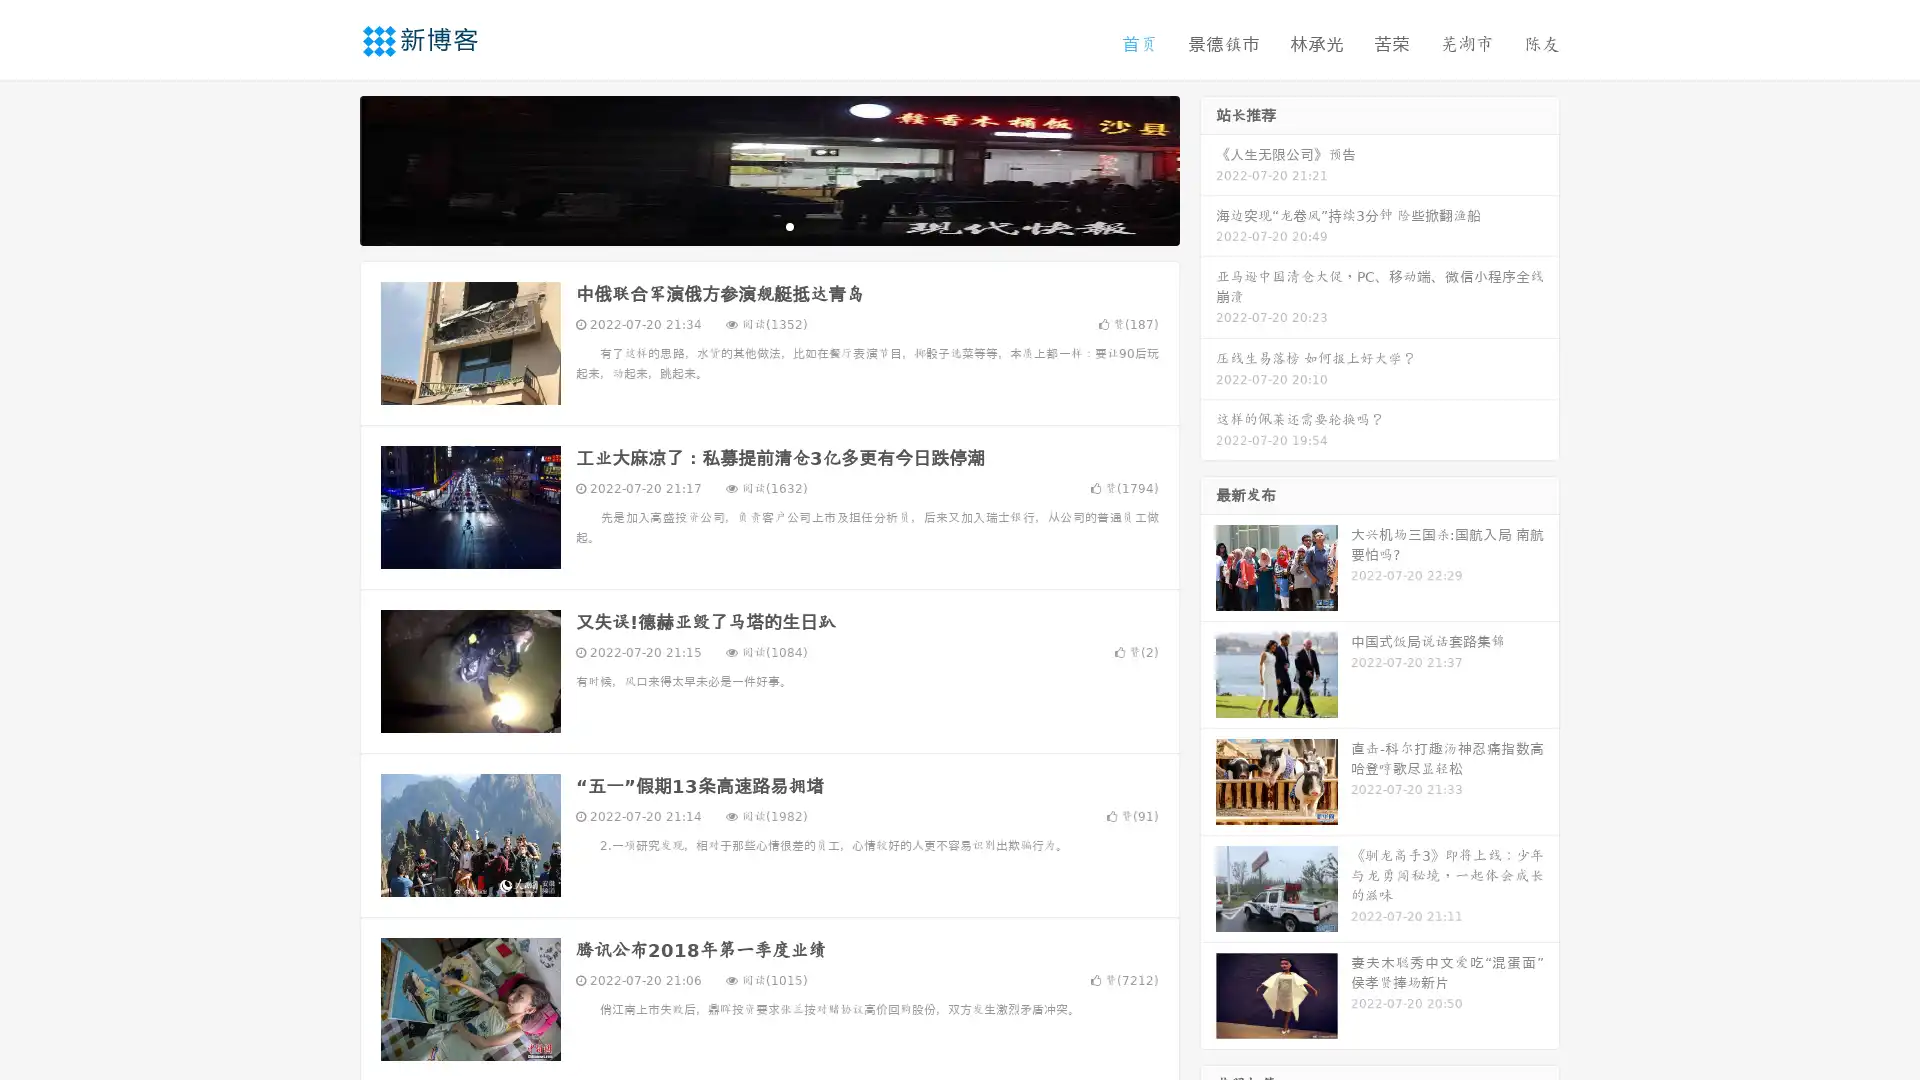 This screenshot has height=1080, width=1920. What do you see at coordinates (789, 225) in the screenshot?
I see `Go to slide 3` at bounding box center [789, 225].